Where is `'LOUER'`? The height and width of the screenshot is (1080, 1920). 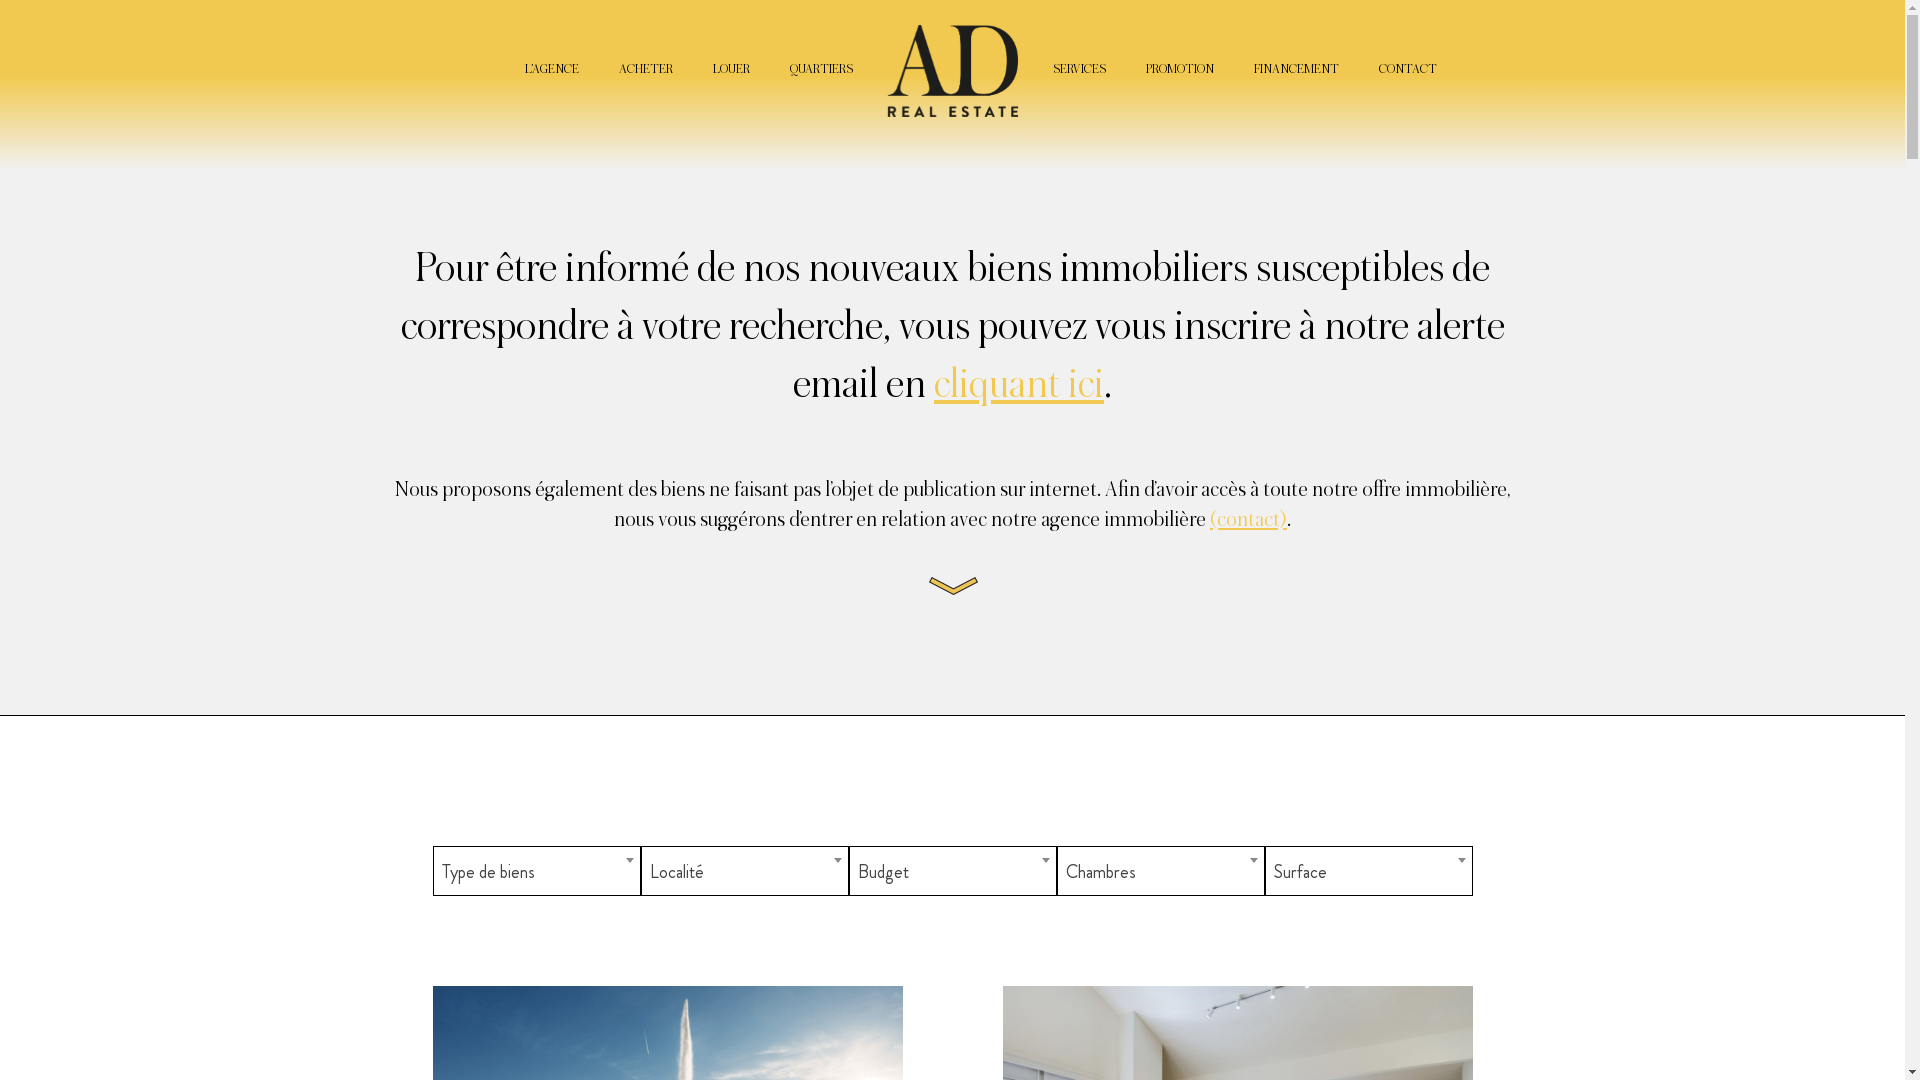 'LOUER' is located at coordinates (729, 68).